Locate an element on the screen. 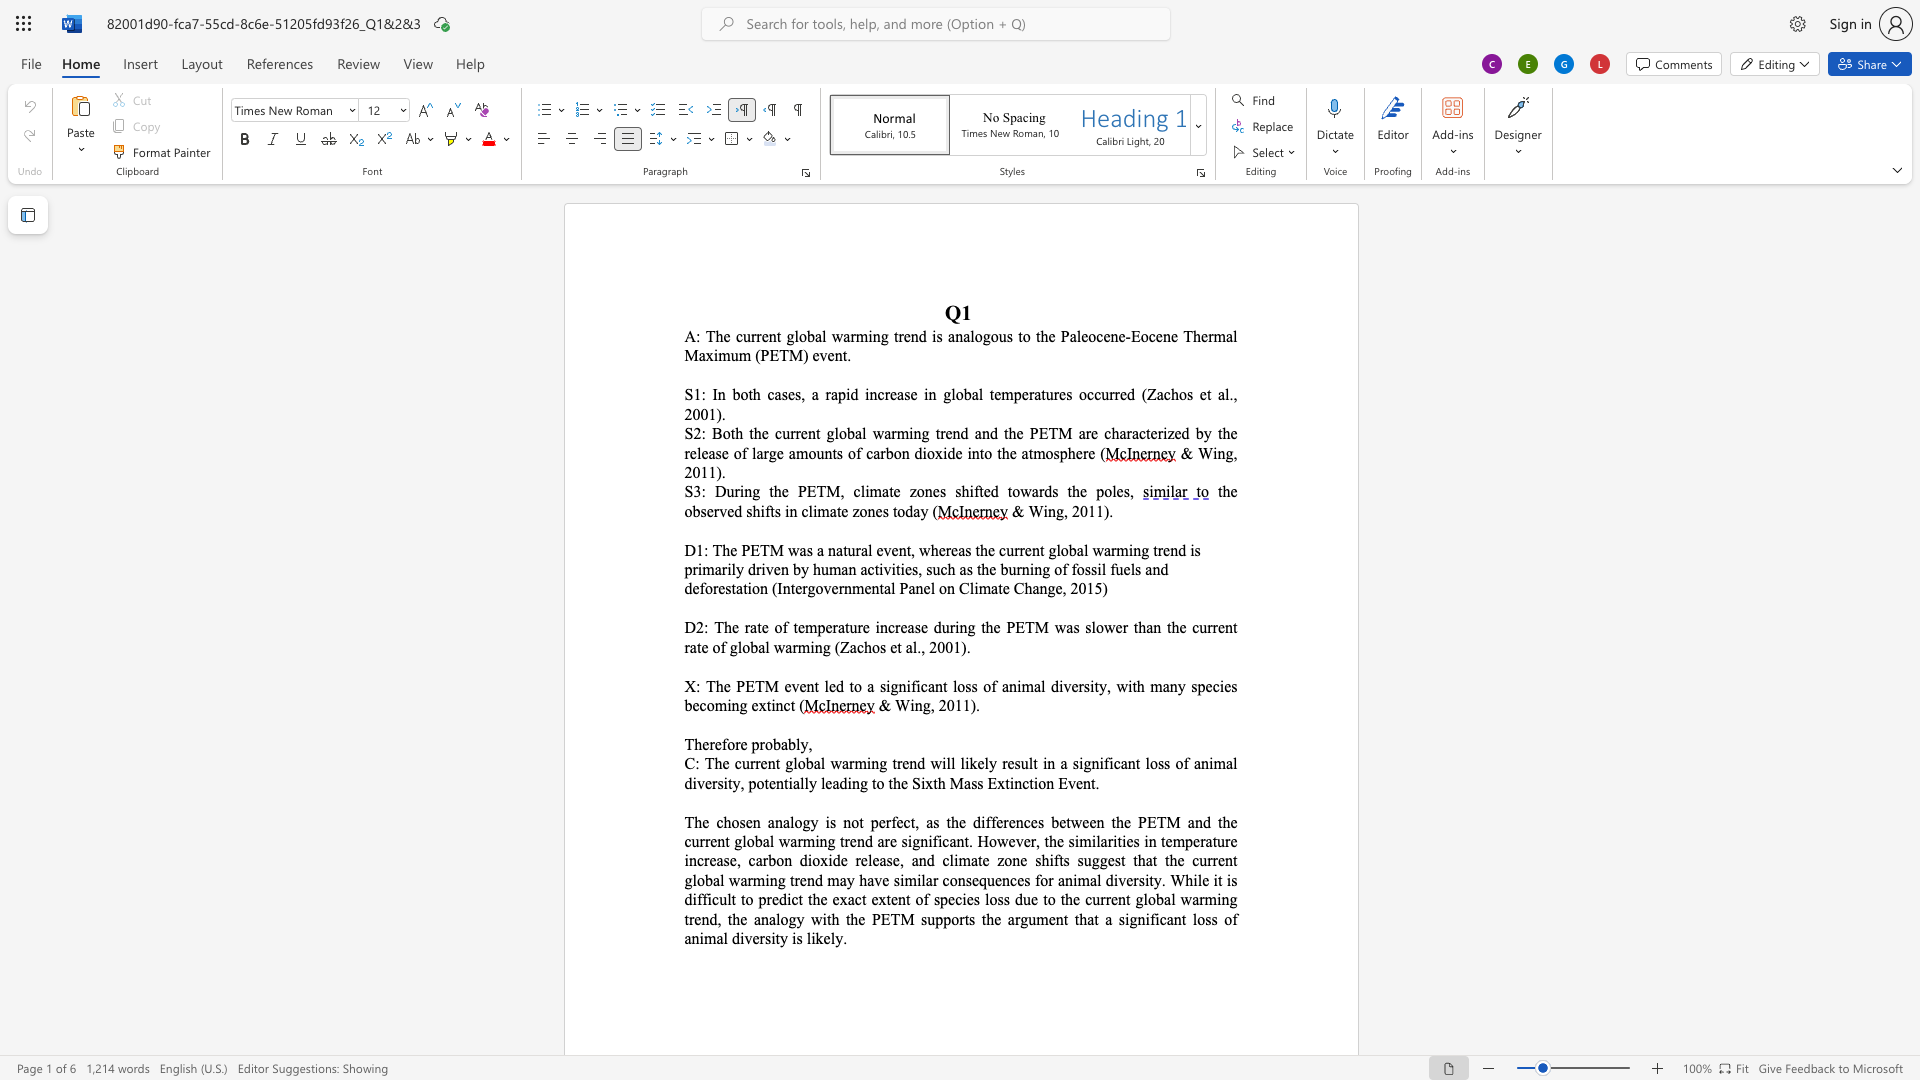 Image resolution: width=1920 pixels, height=1080 pixels. the 2th character "a" in the text is located at coordinates (791, 453).